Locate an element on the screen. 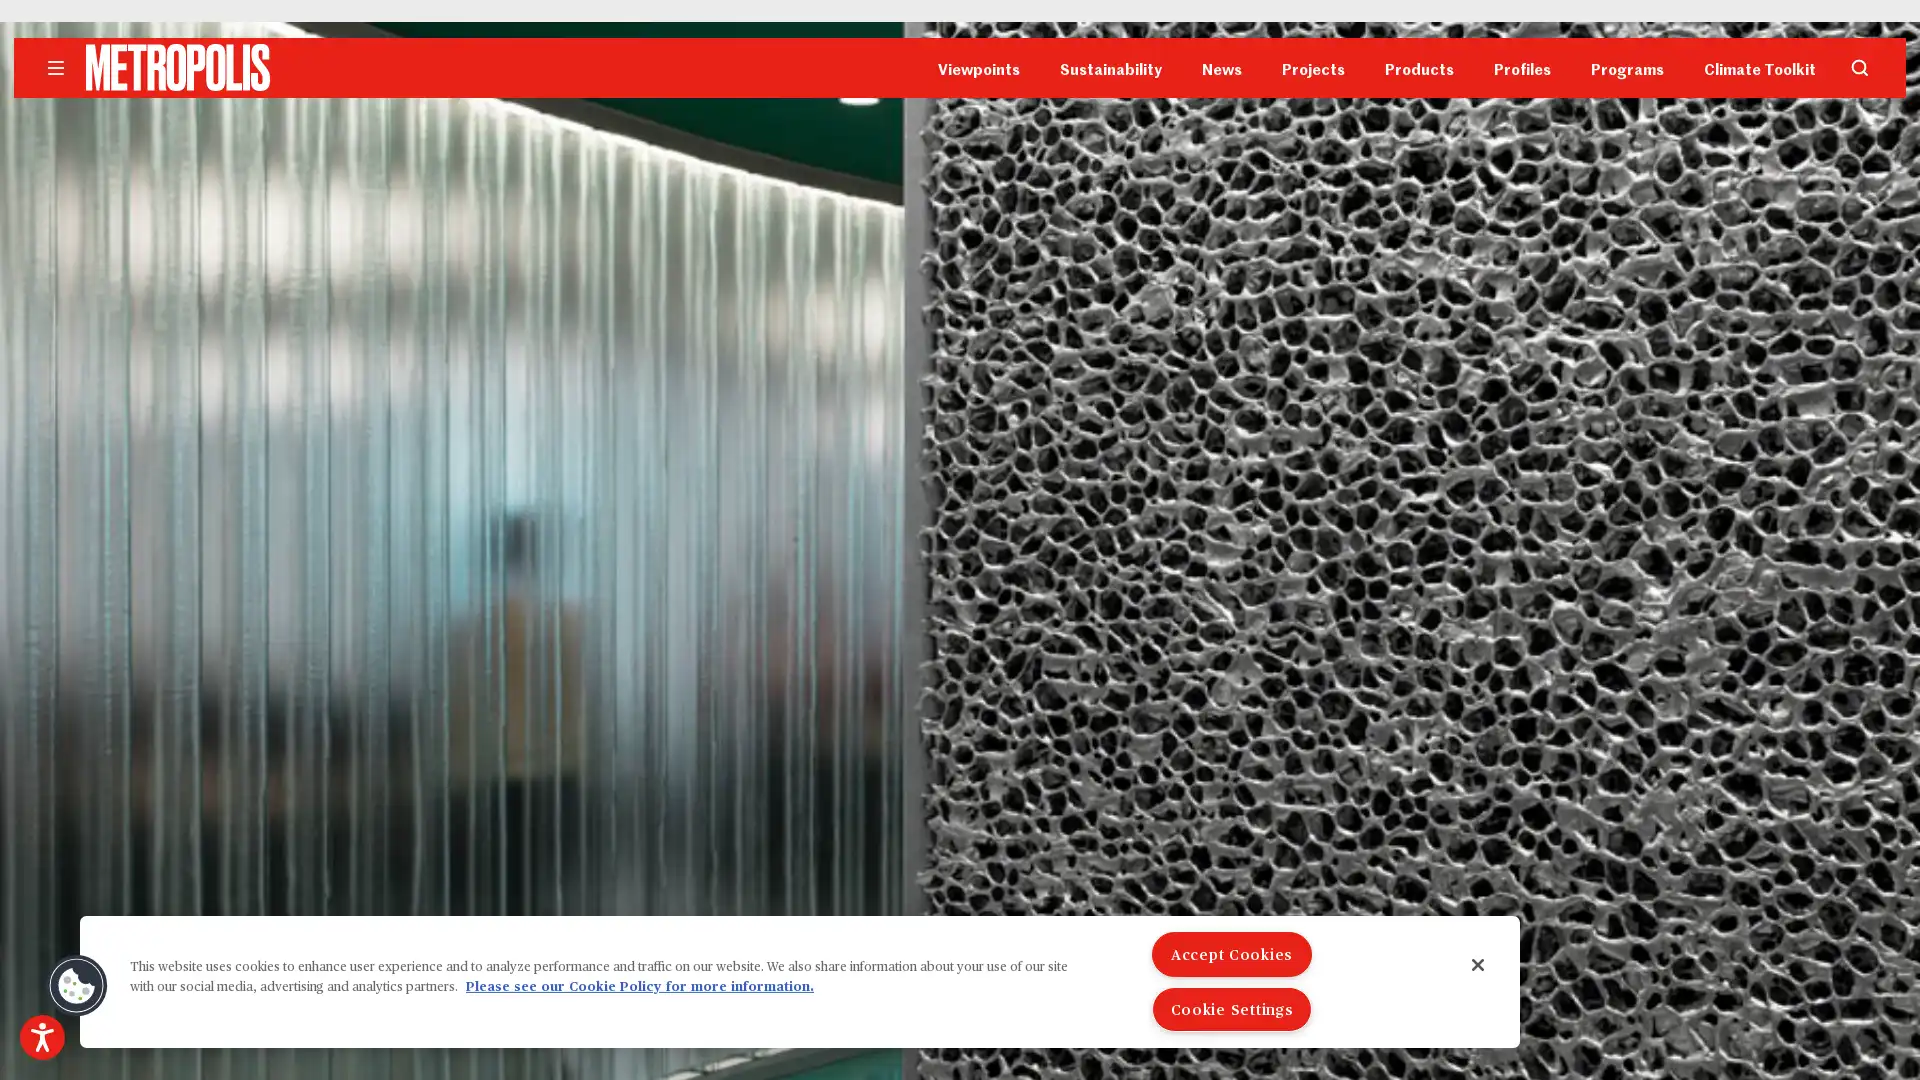  Join Our Email List is located at coordinates (960, 354).